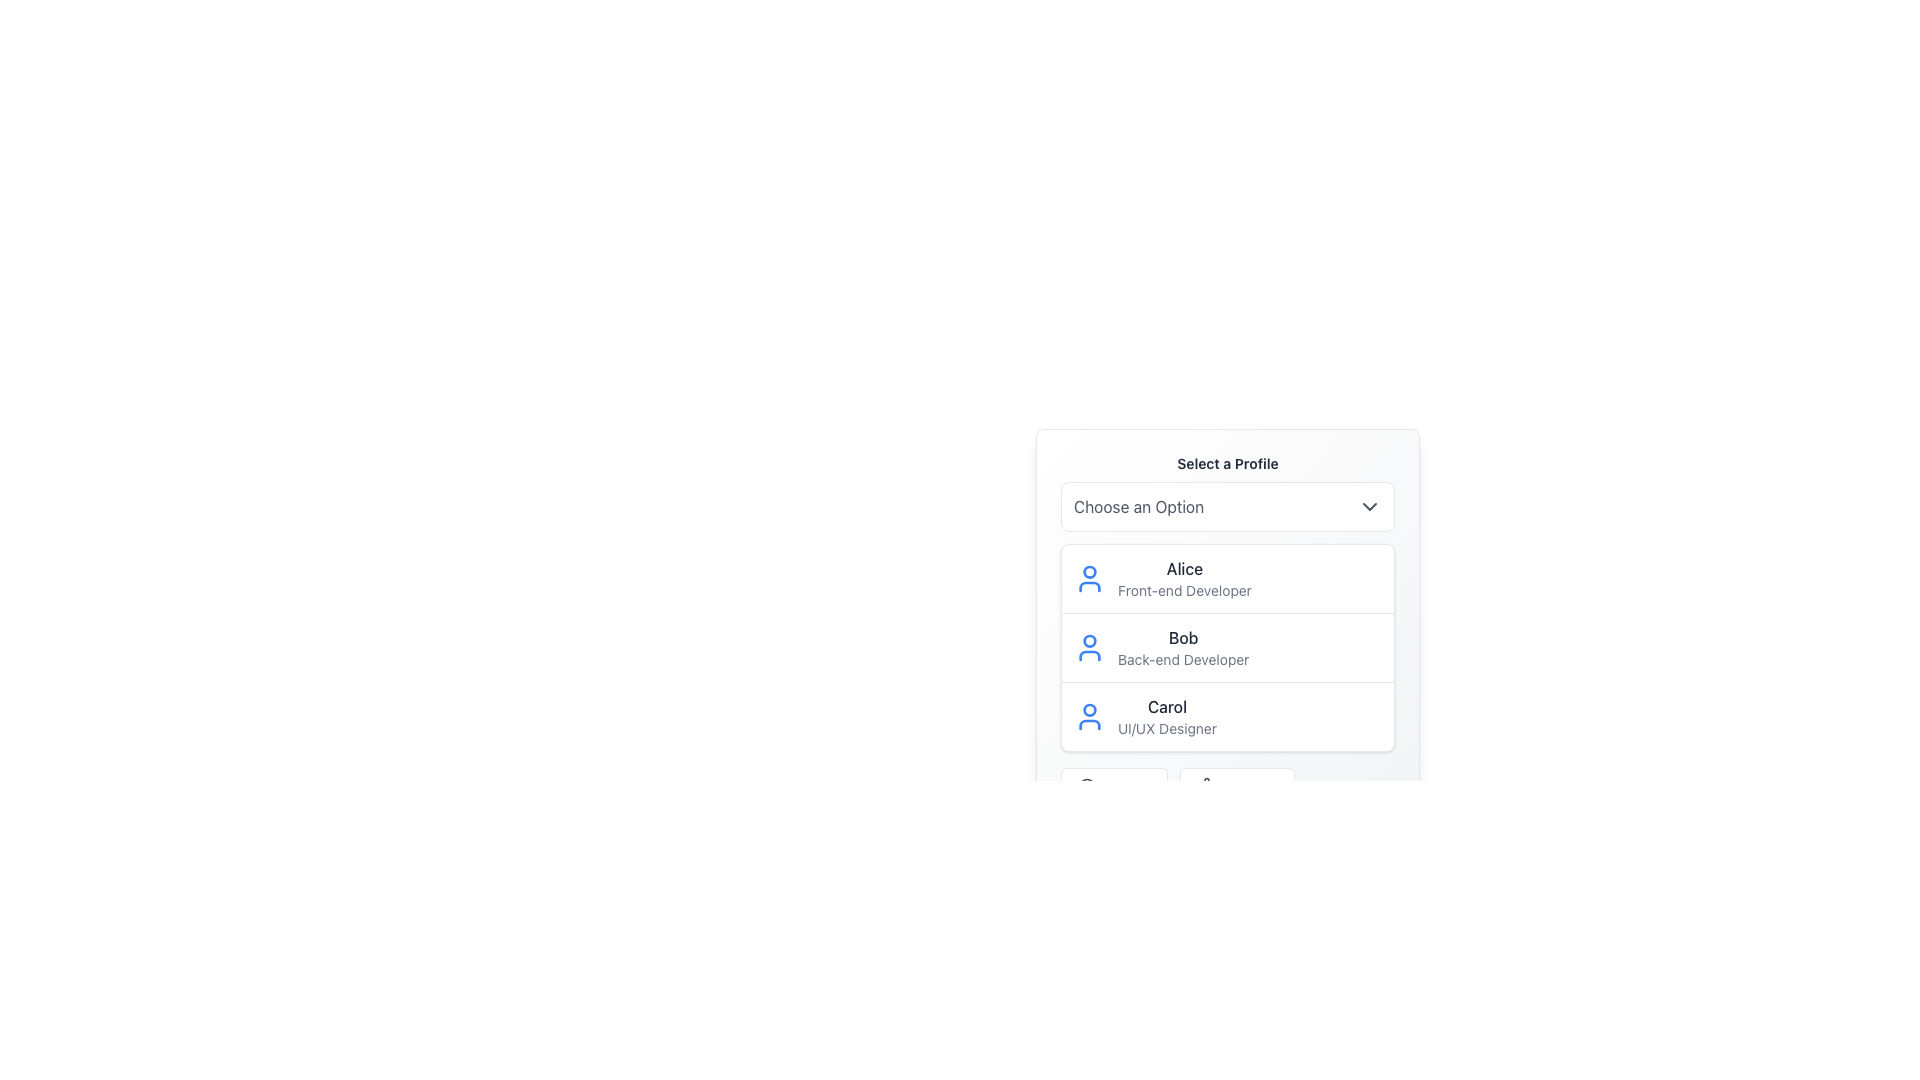 The image size is (1920, 1080). What do you see at coordinates (1227, 505) in the screenshot?
I see `the Dropdown menu located under the title 'Select a Profile'` at bounding box center [1227, 505].